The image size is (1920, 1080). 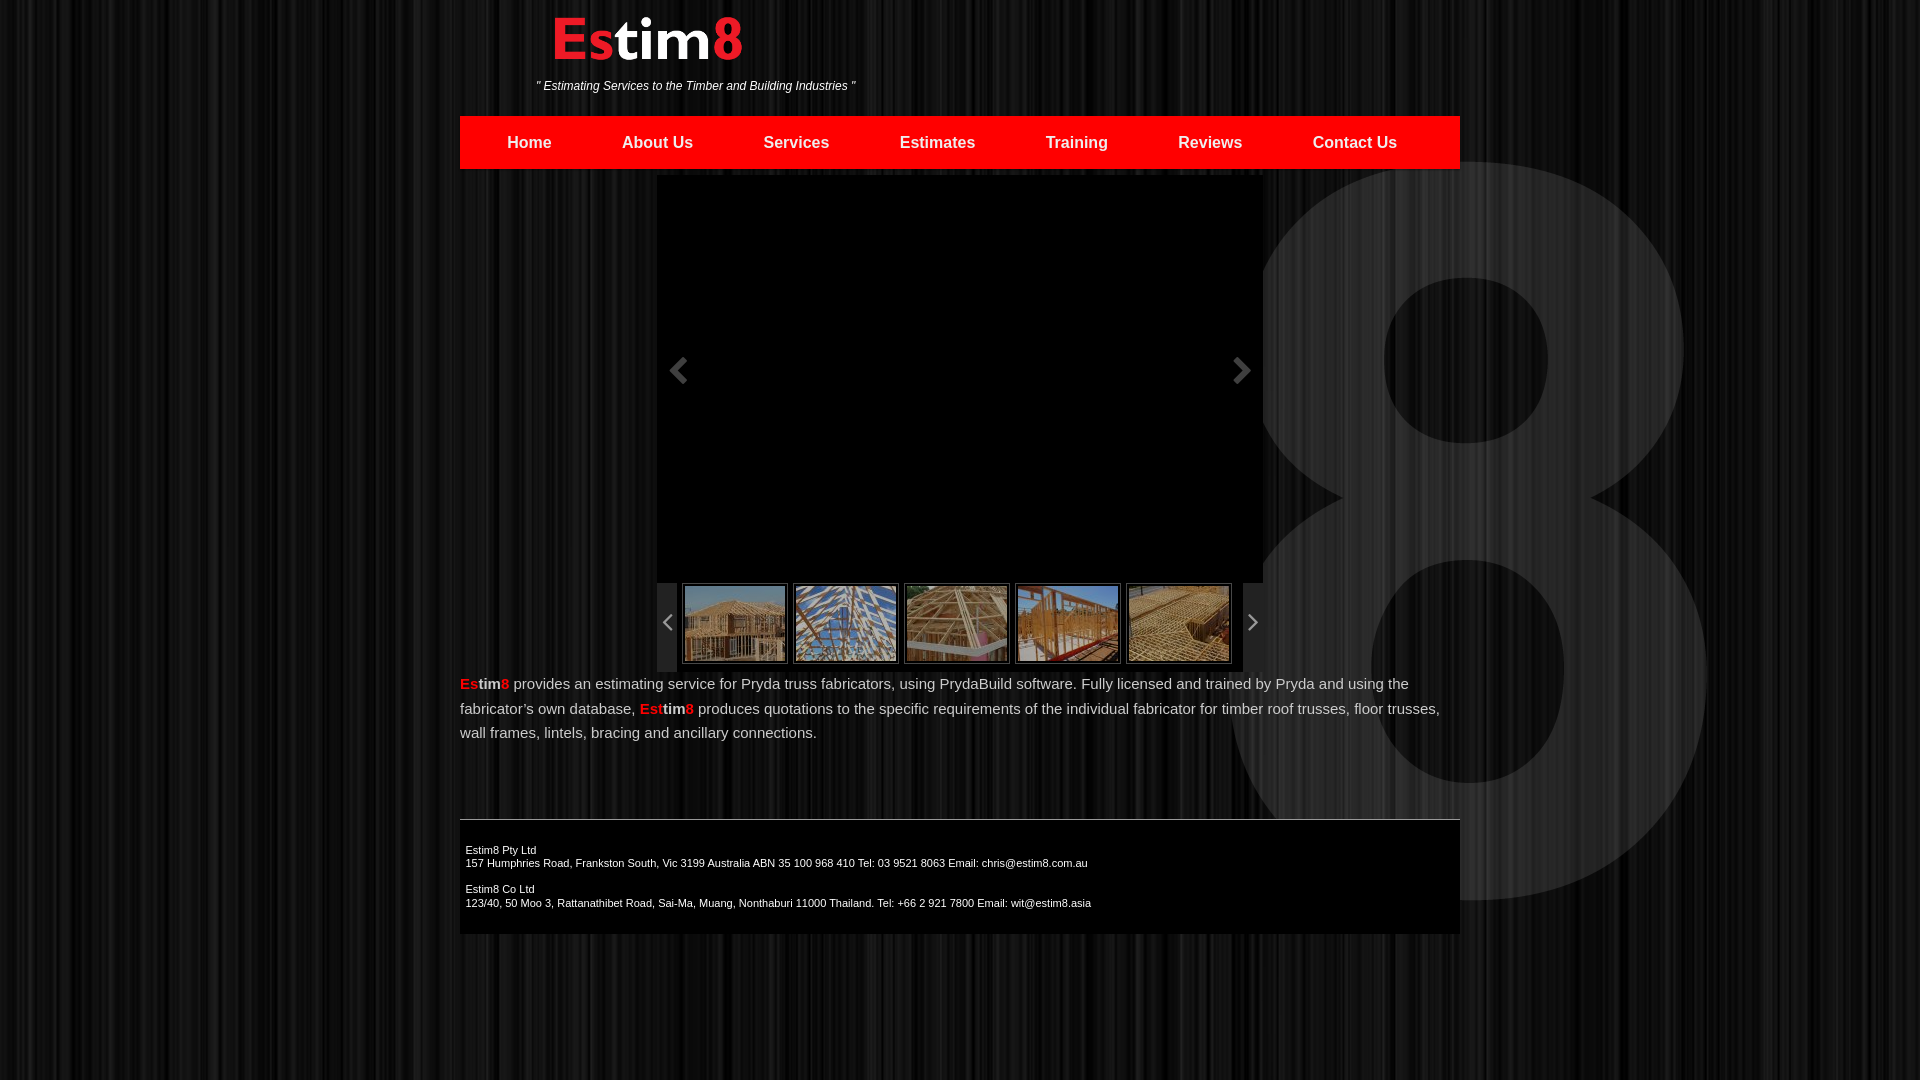 What do you see at coordinates (585, 141) in the screenshot?
I see `'About Us'` at bounding box center [585, 141].